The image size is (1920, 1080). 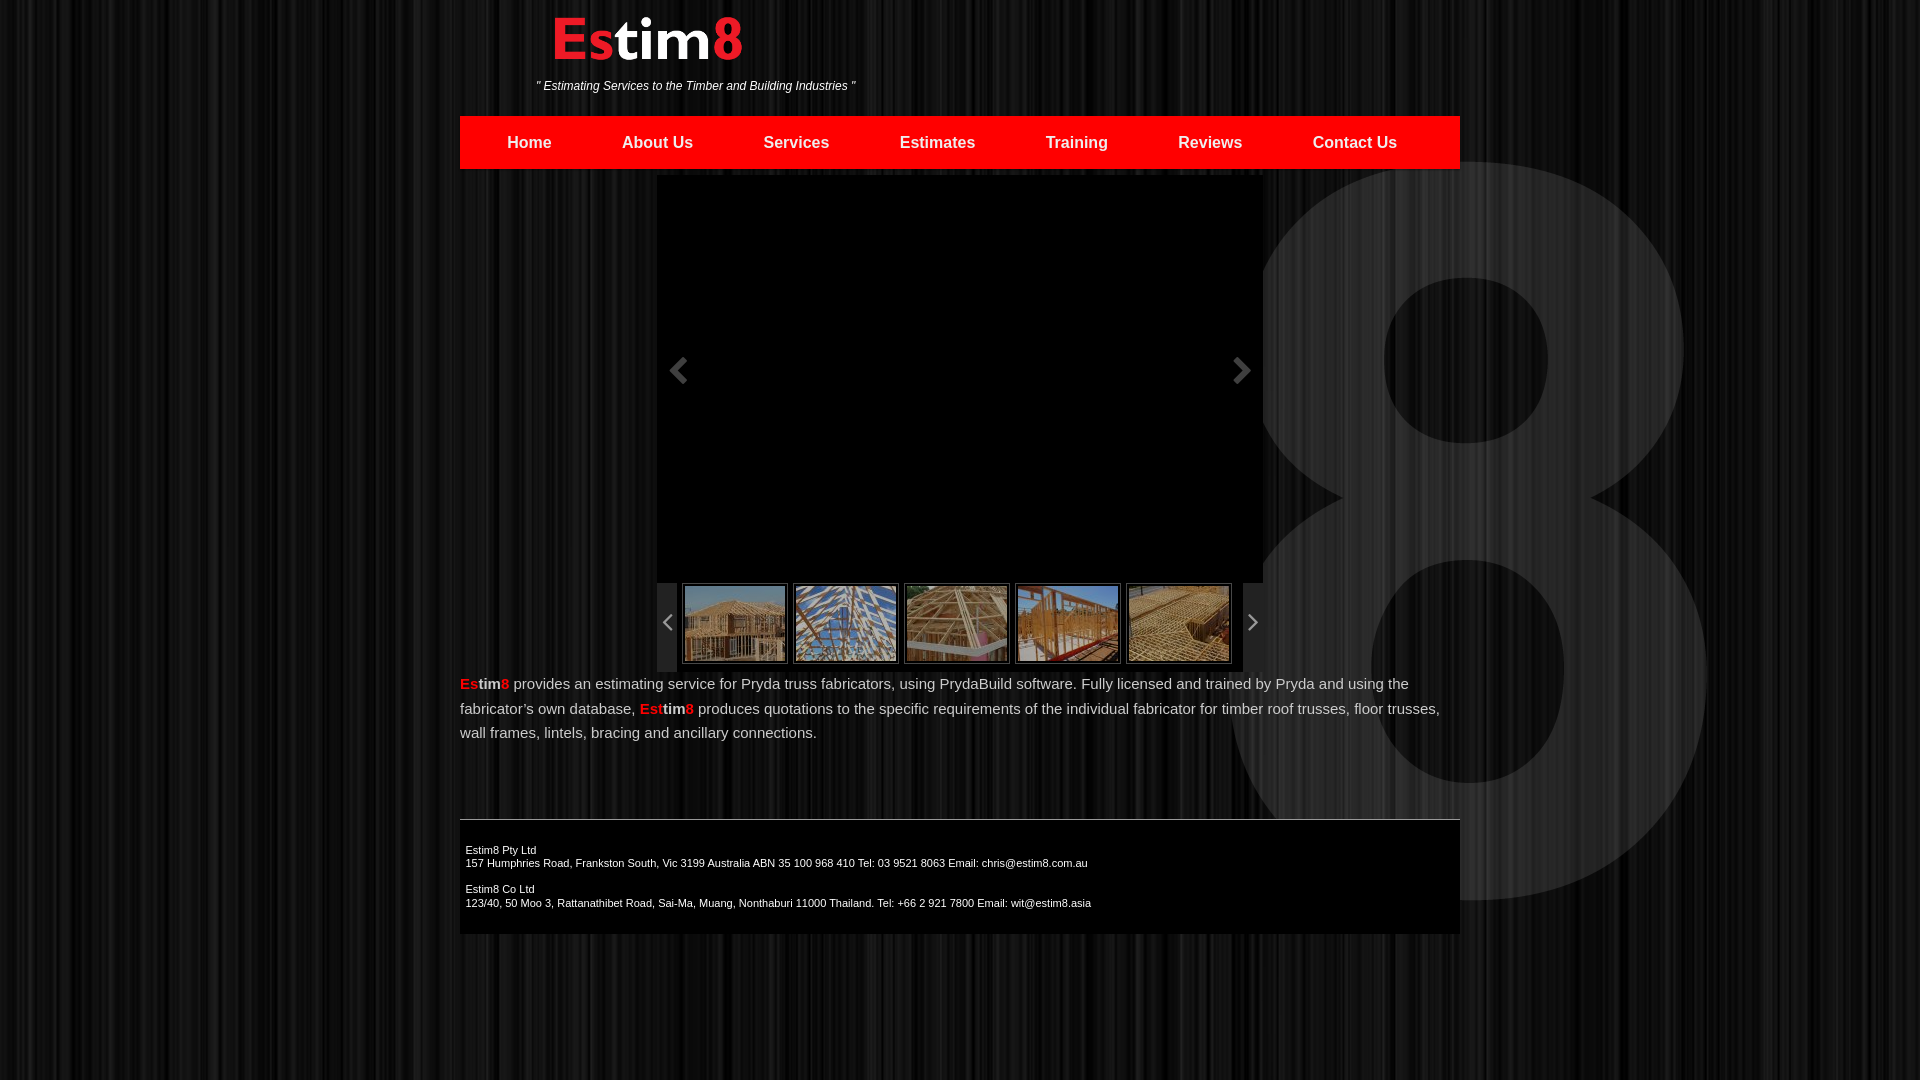 What do you see at coordinates (585, 141) in the screenshot?
I see `'About Us'` at bounding box center [585, 141].